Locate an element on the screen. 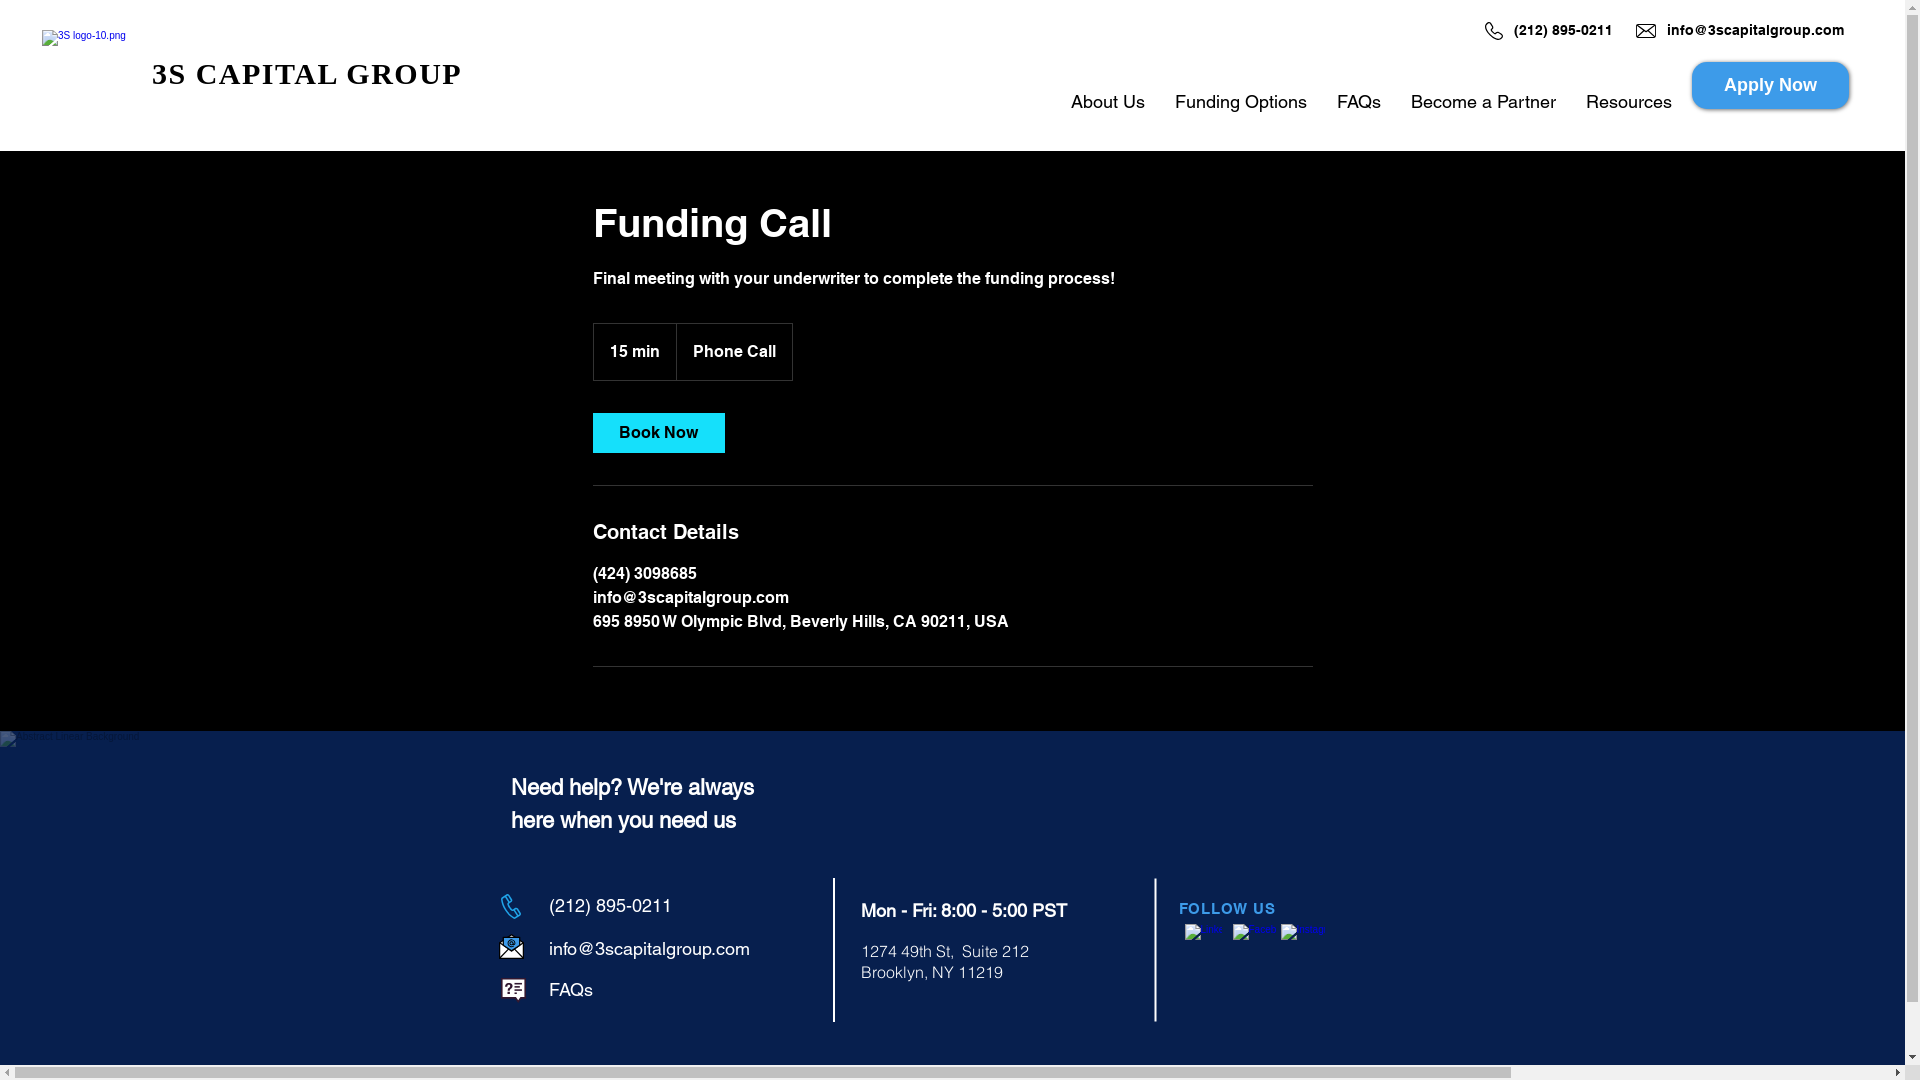  'info@3scapitalgroup.com' is located at coordinates (648, 947).